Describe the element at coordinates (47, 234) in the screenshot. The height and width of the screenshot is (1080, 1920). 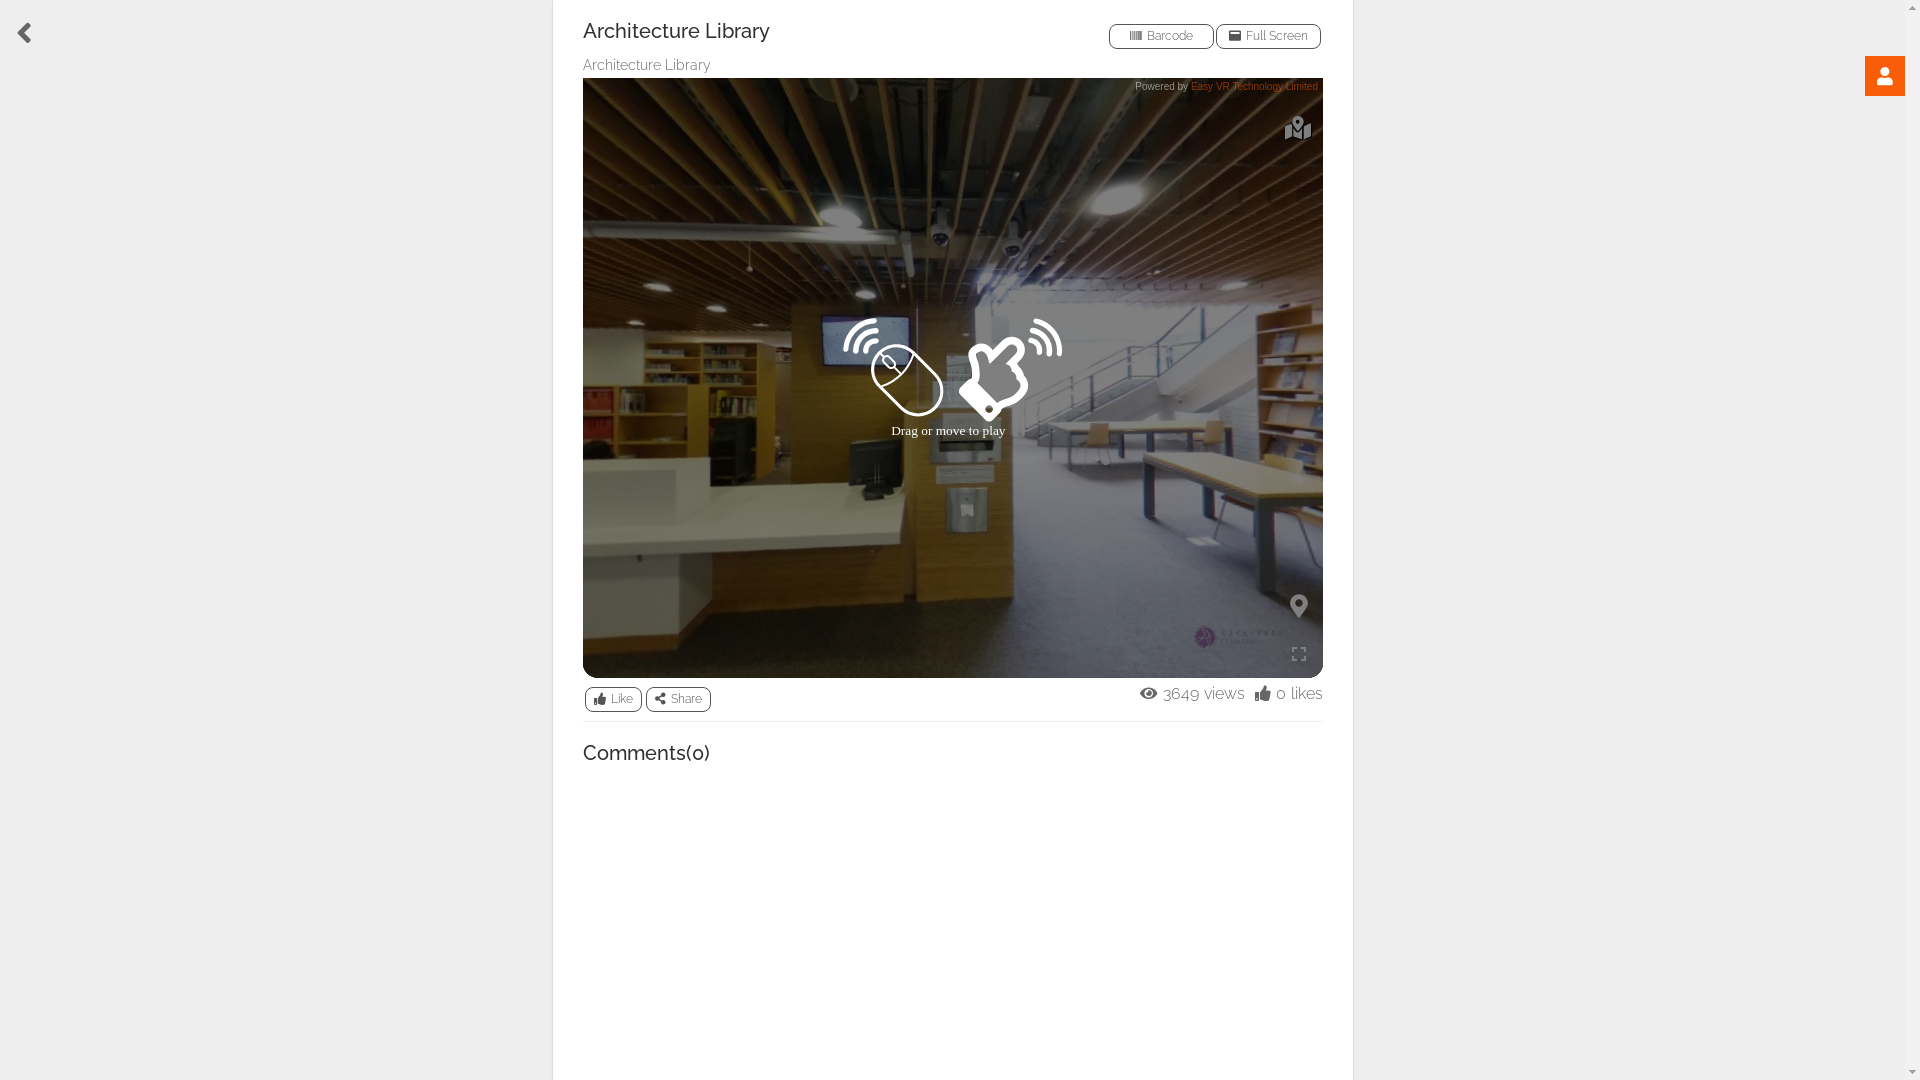
I see `'SHOPPING'` at that location.